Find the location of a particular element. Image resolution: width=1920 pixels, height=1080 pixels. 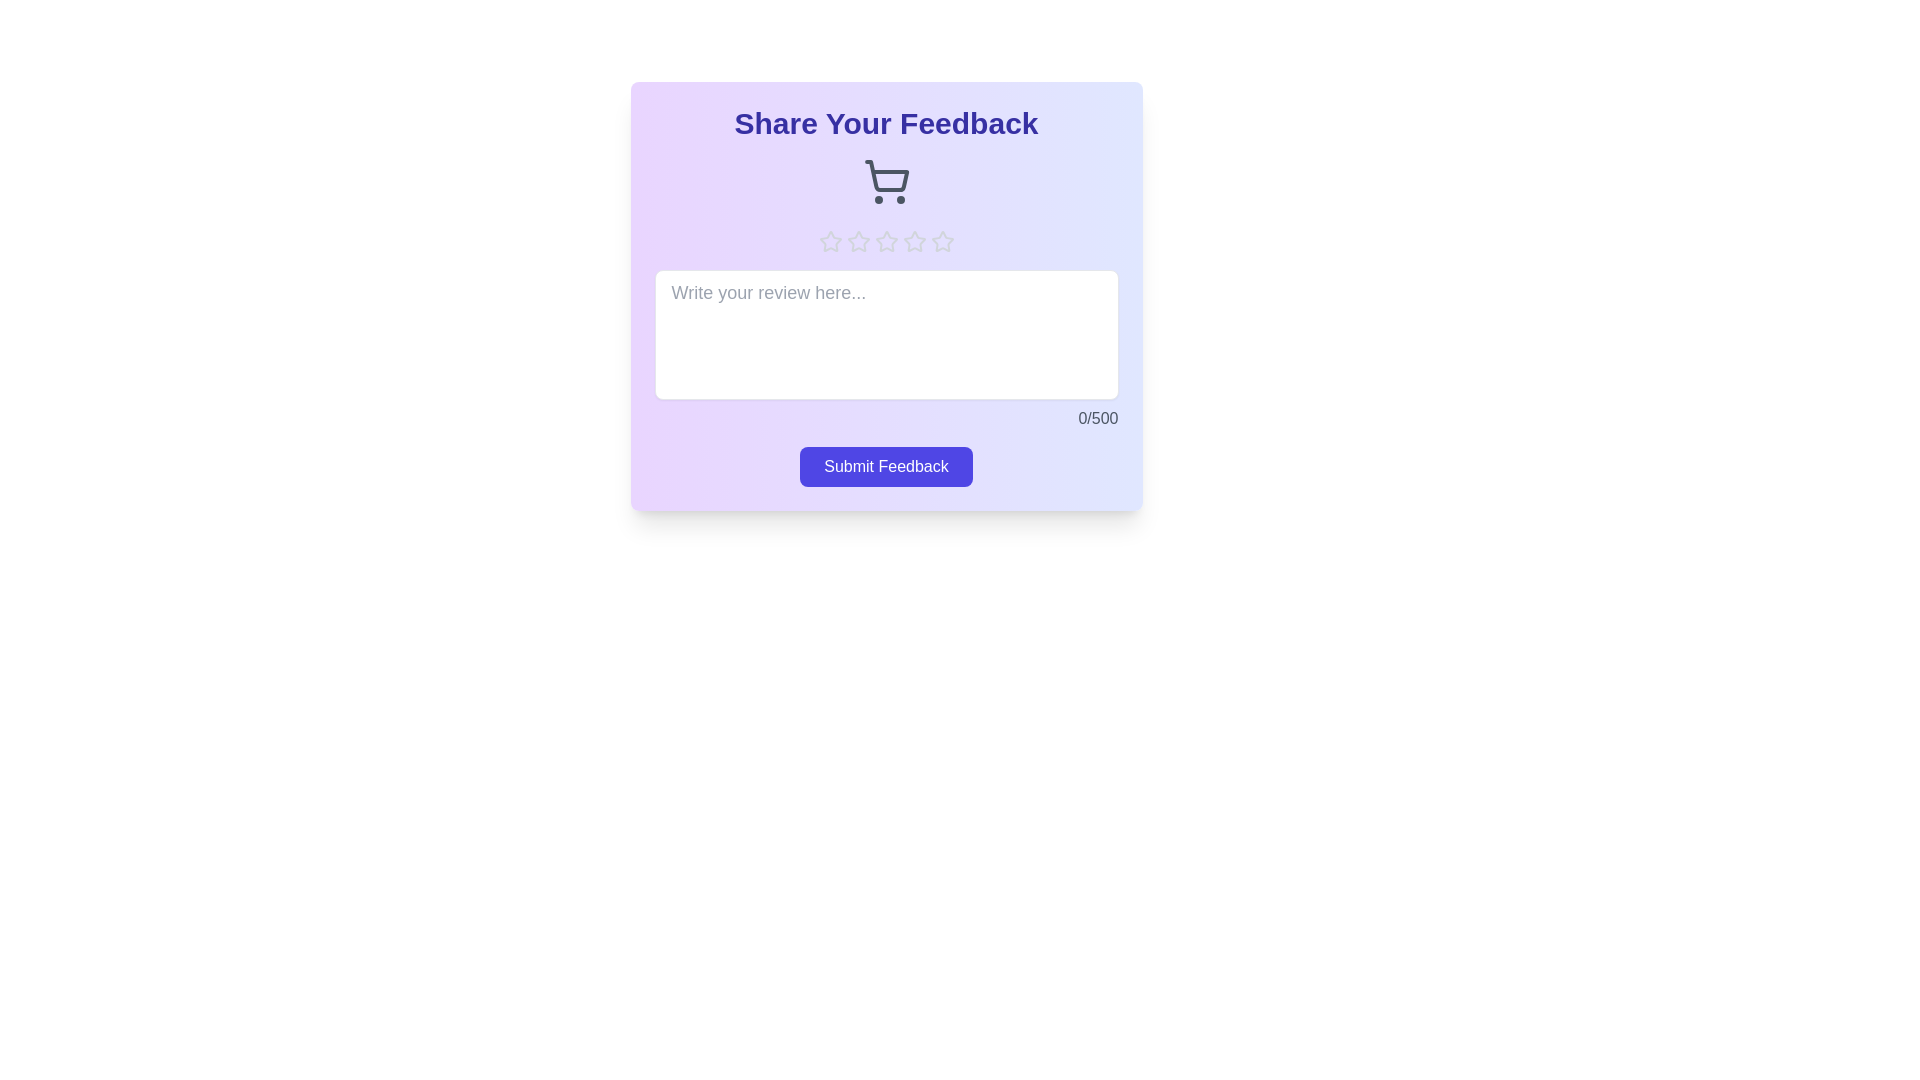

the star corresponding to the rating 3 is located at coordinates (885, 241).